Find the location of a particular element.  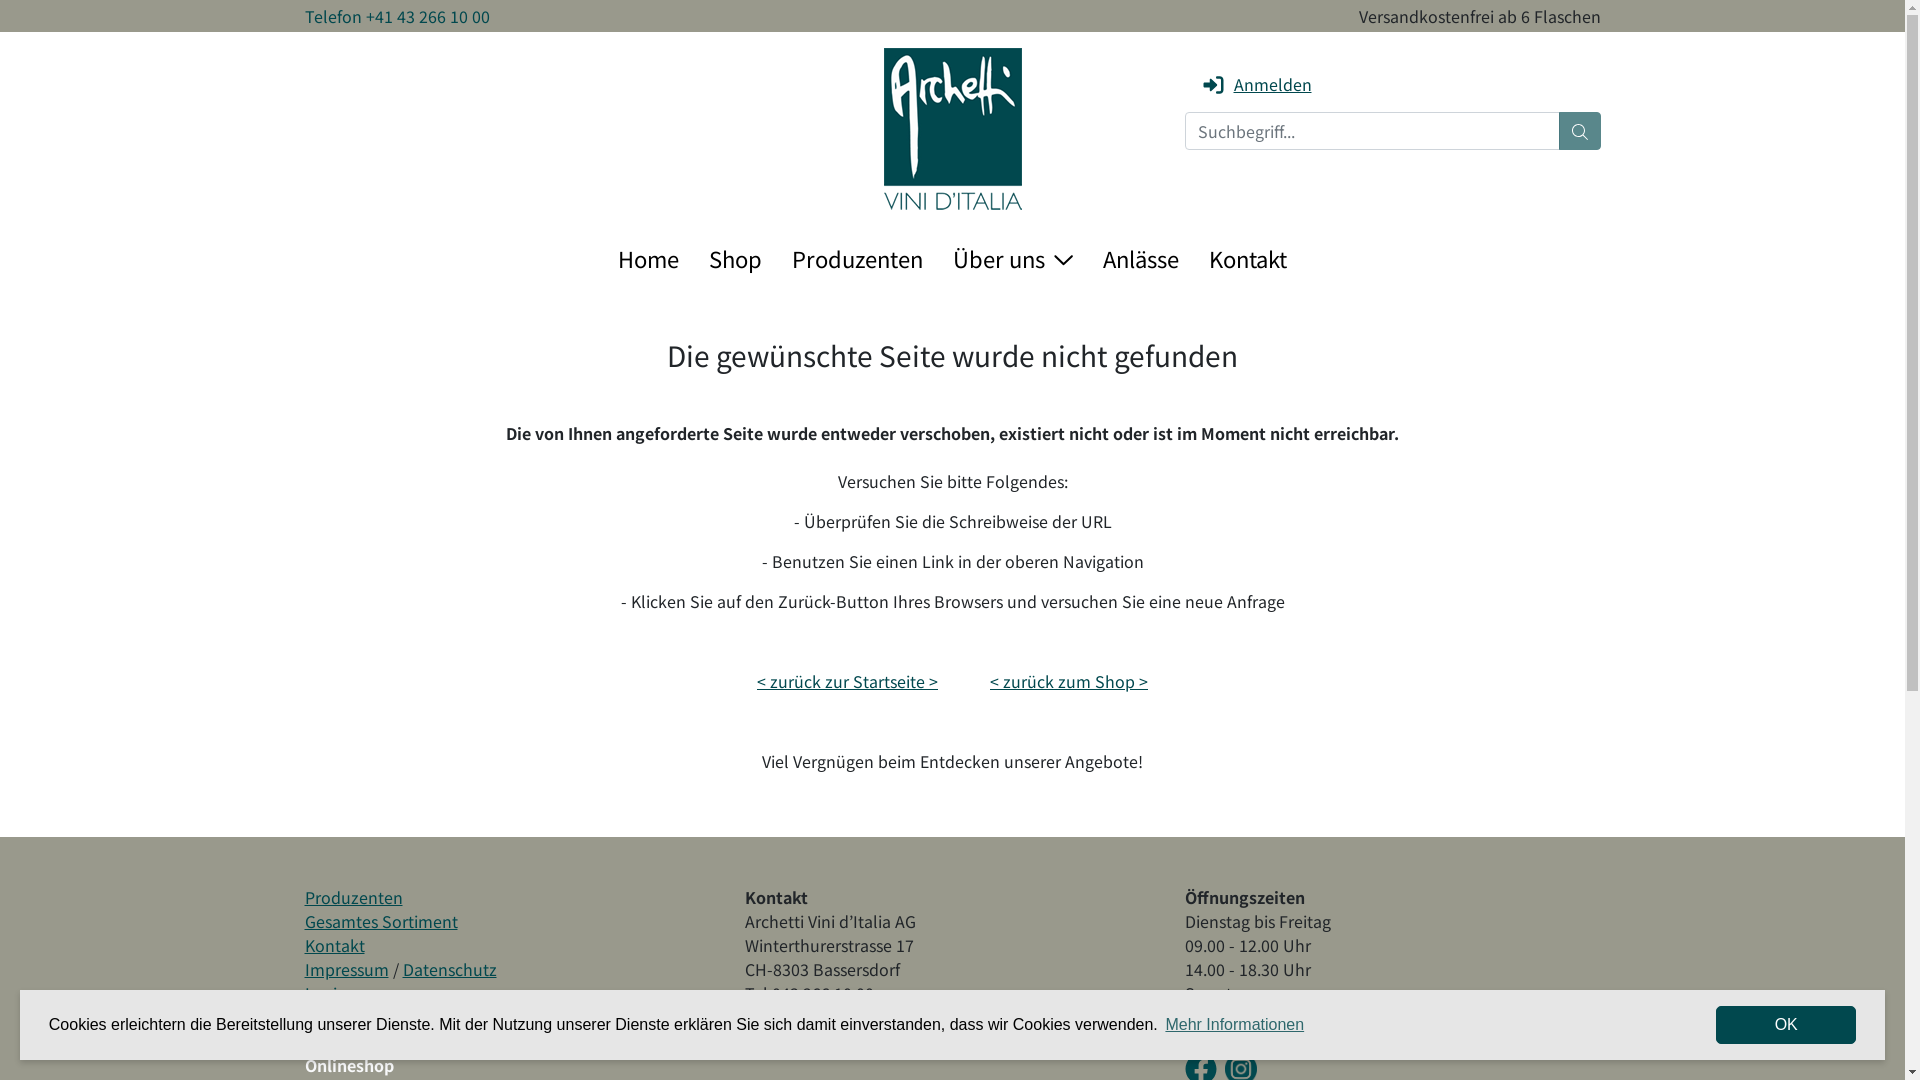

'Shop' is located at coordinates (734, 257).